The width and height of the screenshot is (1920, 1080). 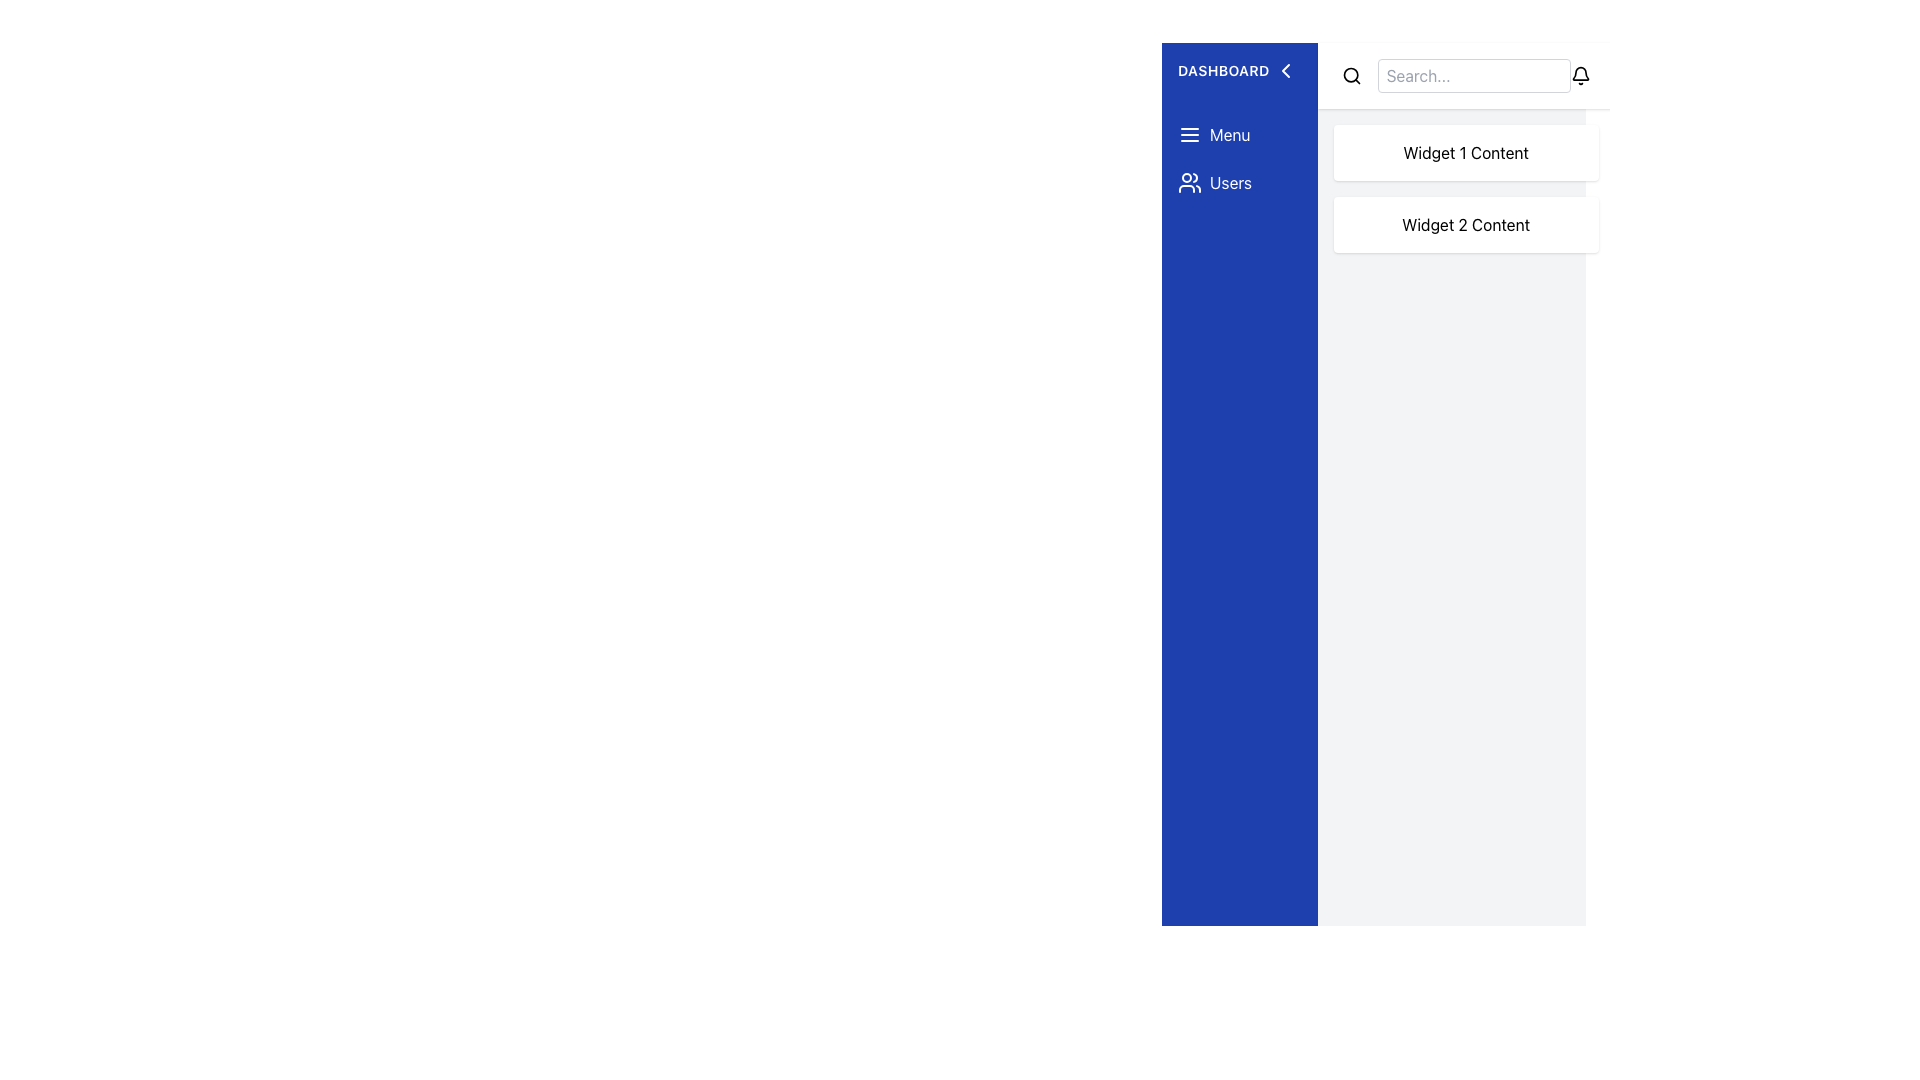 I want to click on the 'Users' text label in the left sidebar that identifies user management features, so click(x=1230, y=182).